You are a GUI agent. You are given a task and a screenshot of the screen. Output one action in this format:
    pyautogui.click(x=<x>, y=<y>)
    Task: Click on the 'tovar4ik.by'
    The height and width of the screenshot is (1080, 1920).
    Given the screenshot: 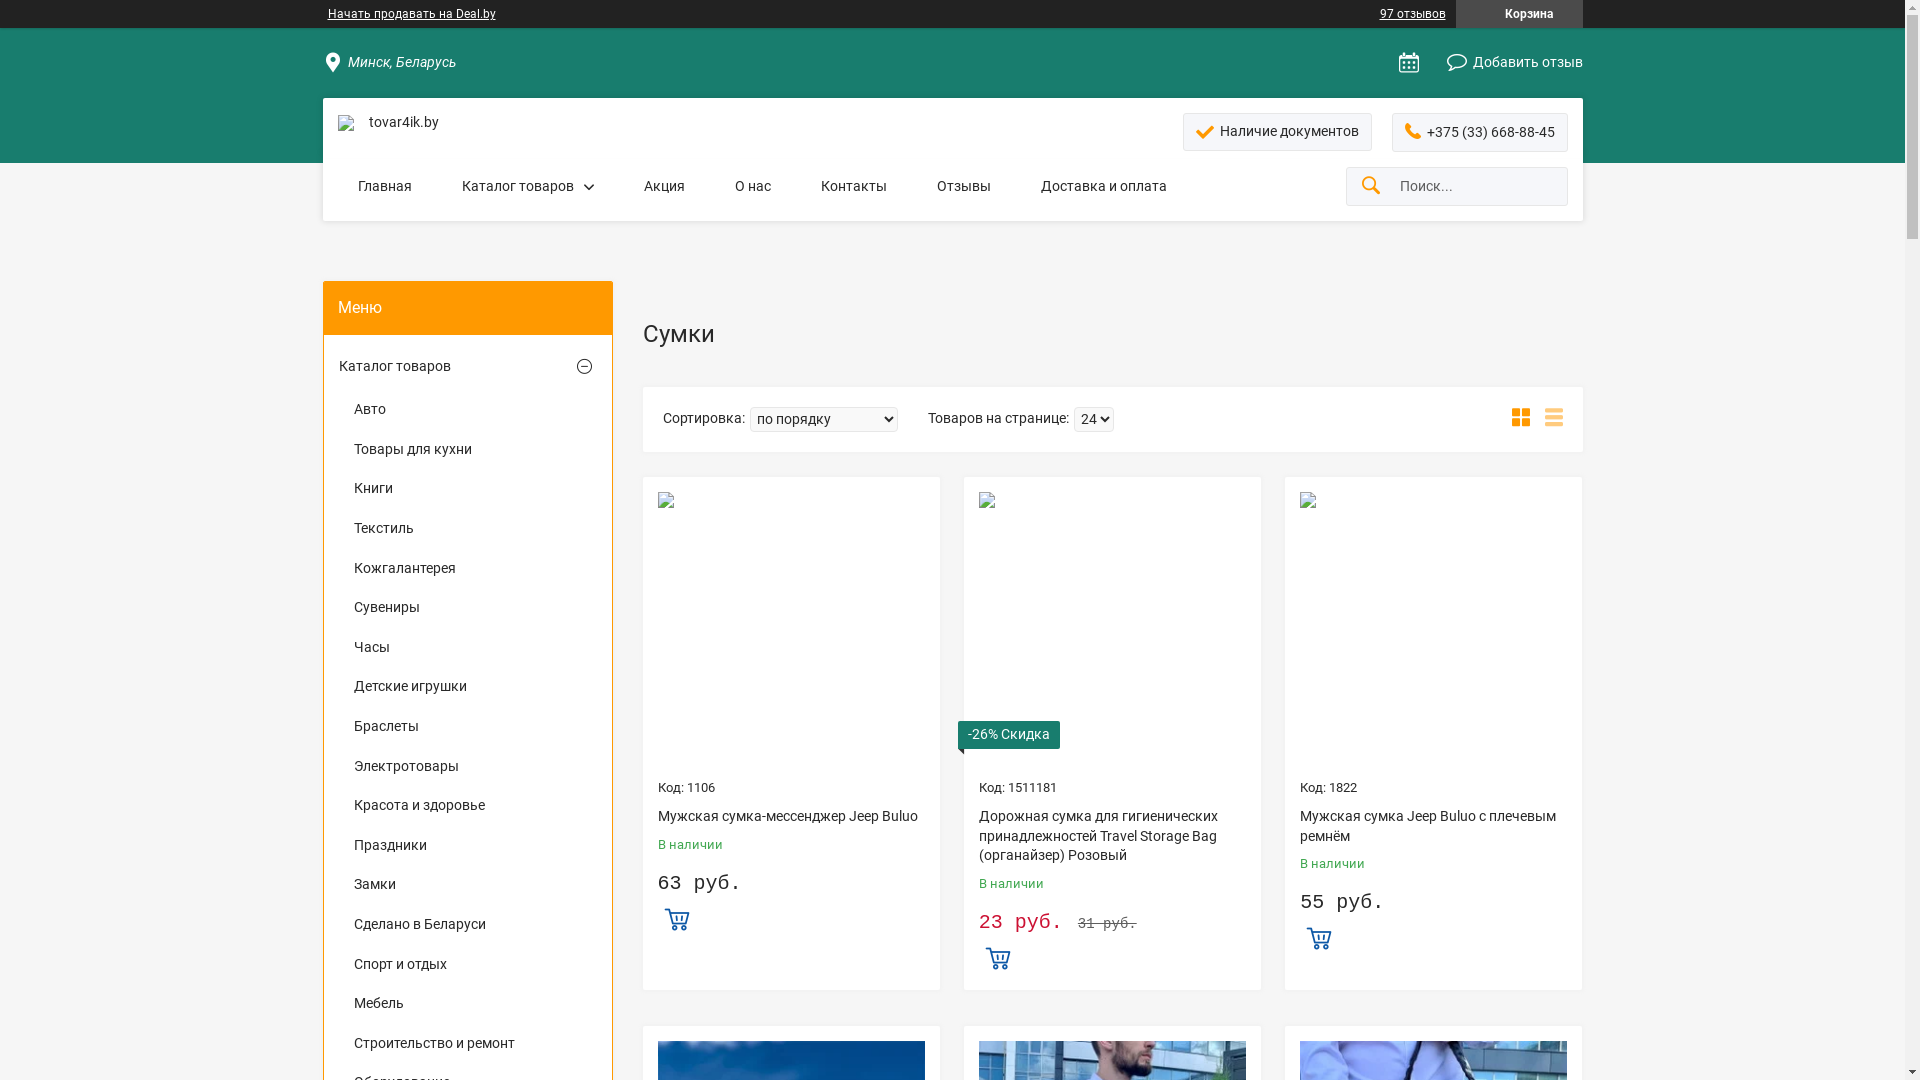 What is the action you would take?
    pyautogui.click(x=345, y=123)
    